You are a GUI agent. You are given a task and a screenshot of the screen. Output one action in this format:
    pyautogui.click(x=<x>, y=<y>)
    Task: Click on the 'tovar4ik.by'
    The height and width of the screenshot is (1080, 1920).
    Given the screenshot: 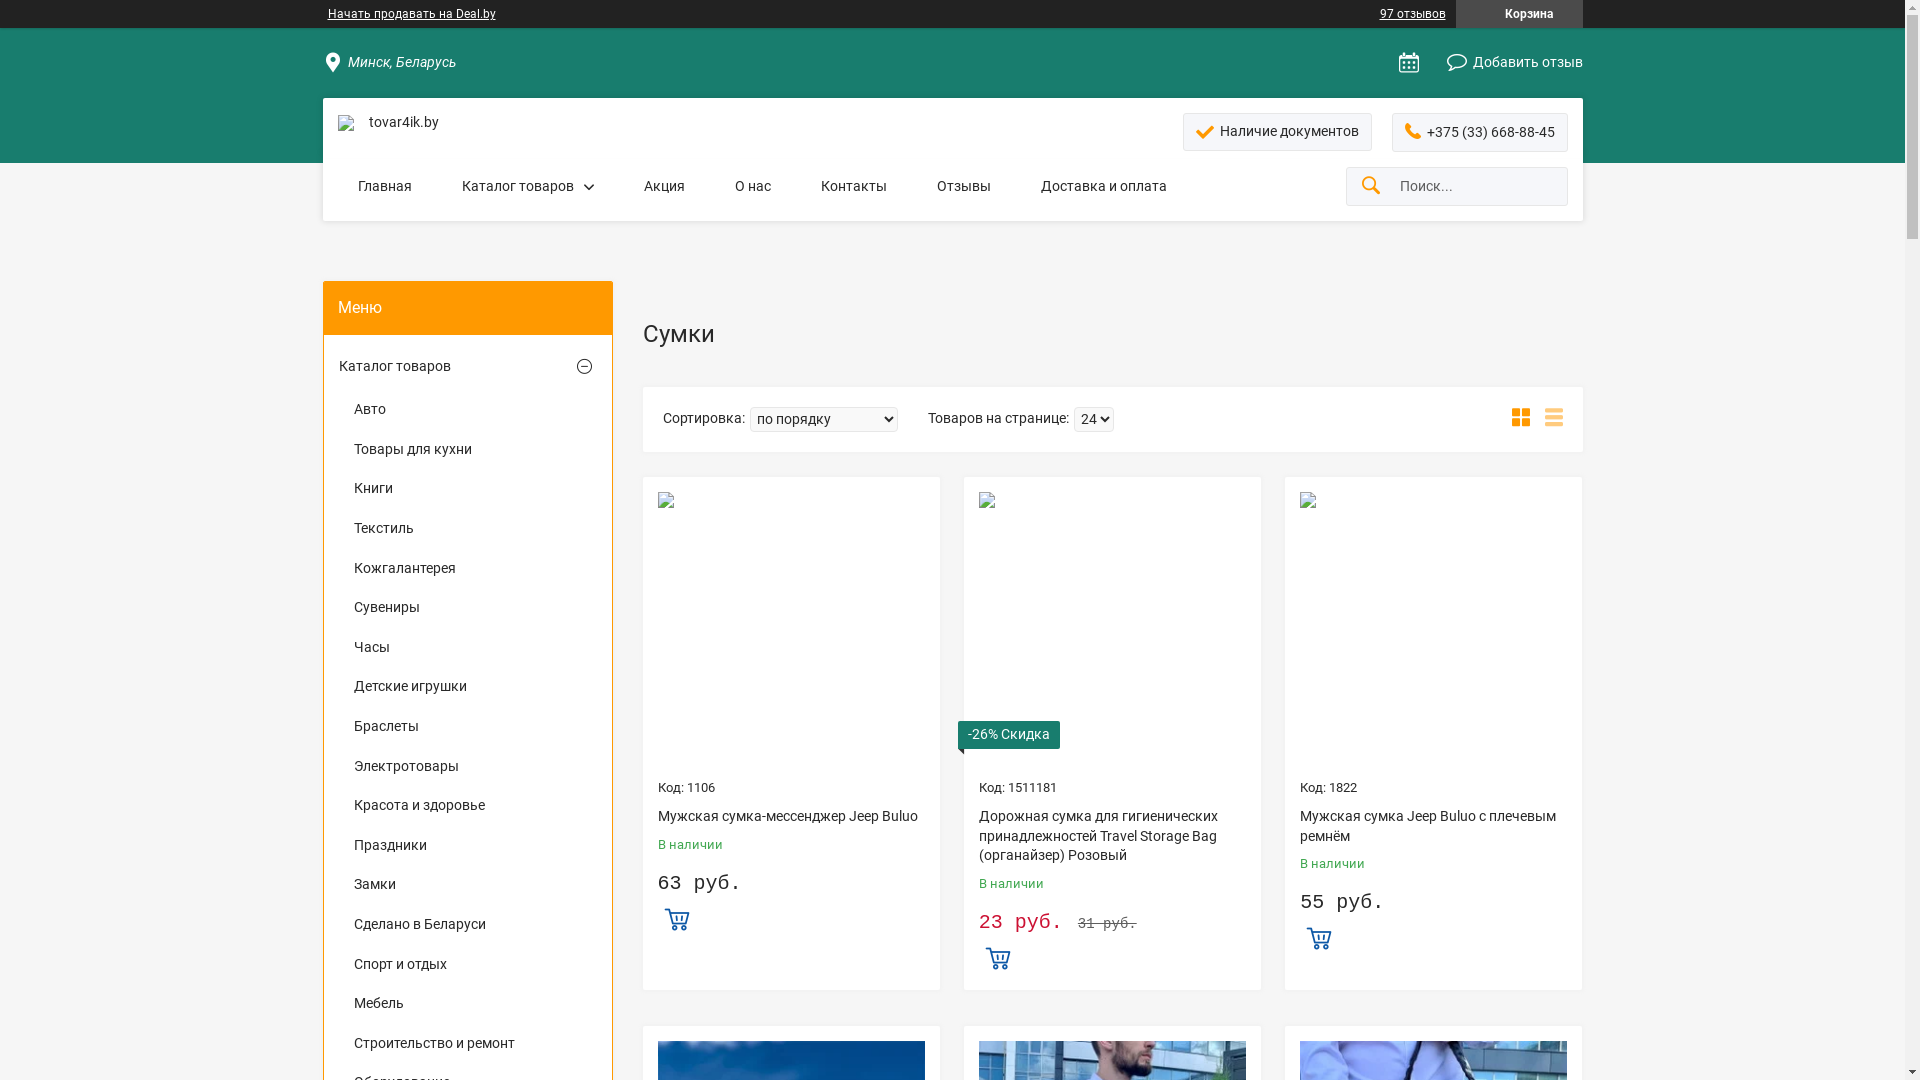 What is the action you would take?
    pyautogui.click(x=345, y=123)
    